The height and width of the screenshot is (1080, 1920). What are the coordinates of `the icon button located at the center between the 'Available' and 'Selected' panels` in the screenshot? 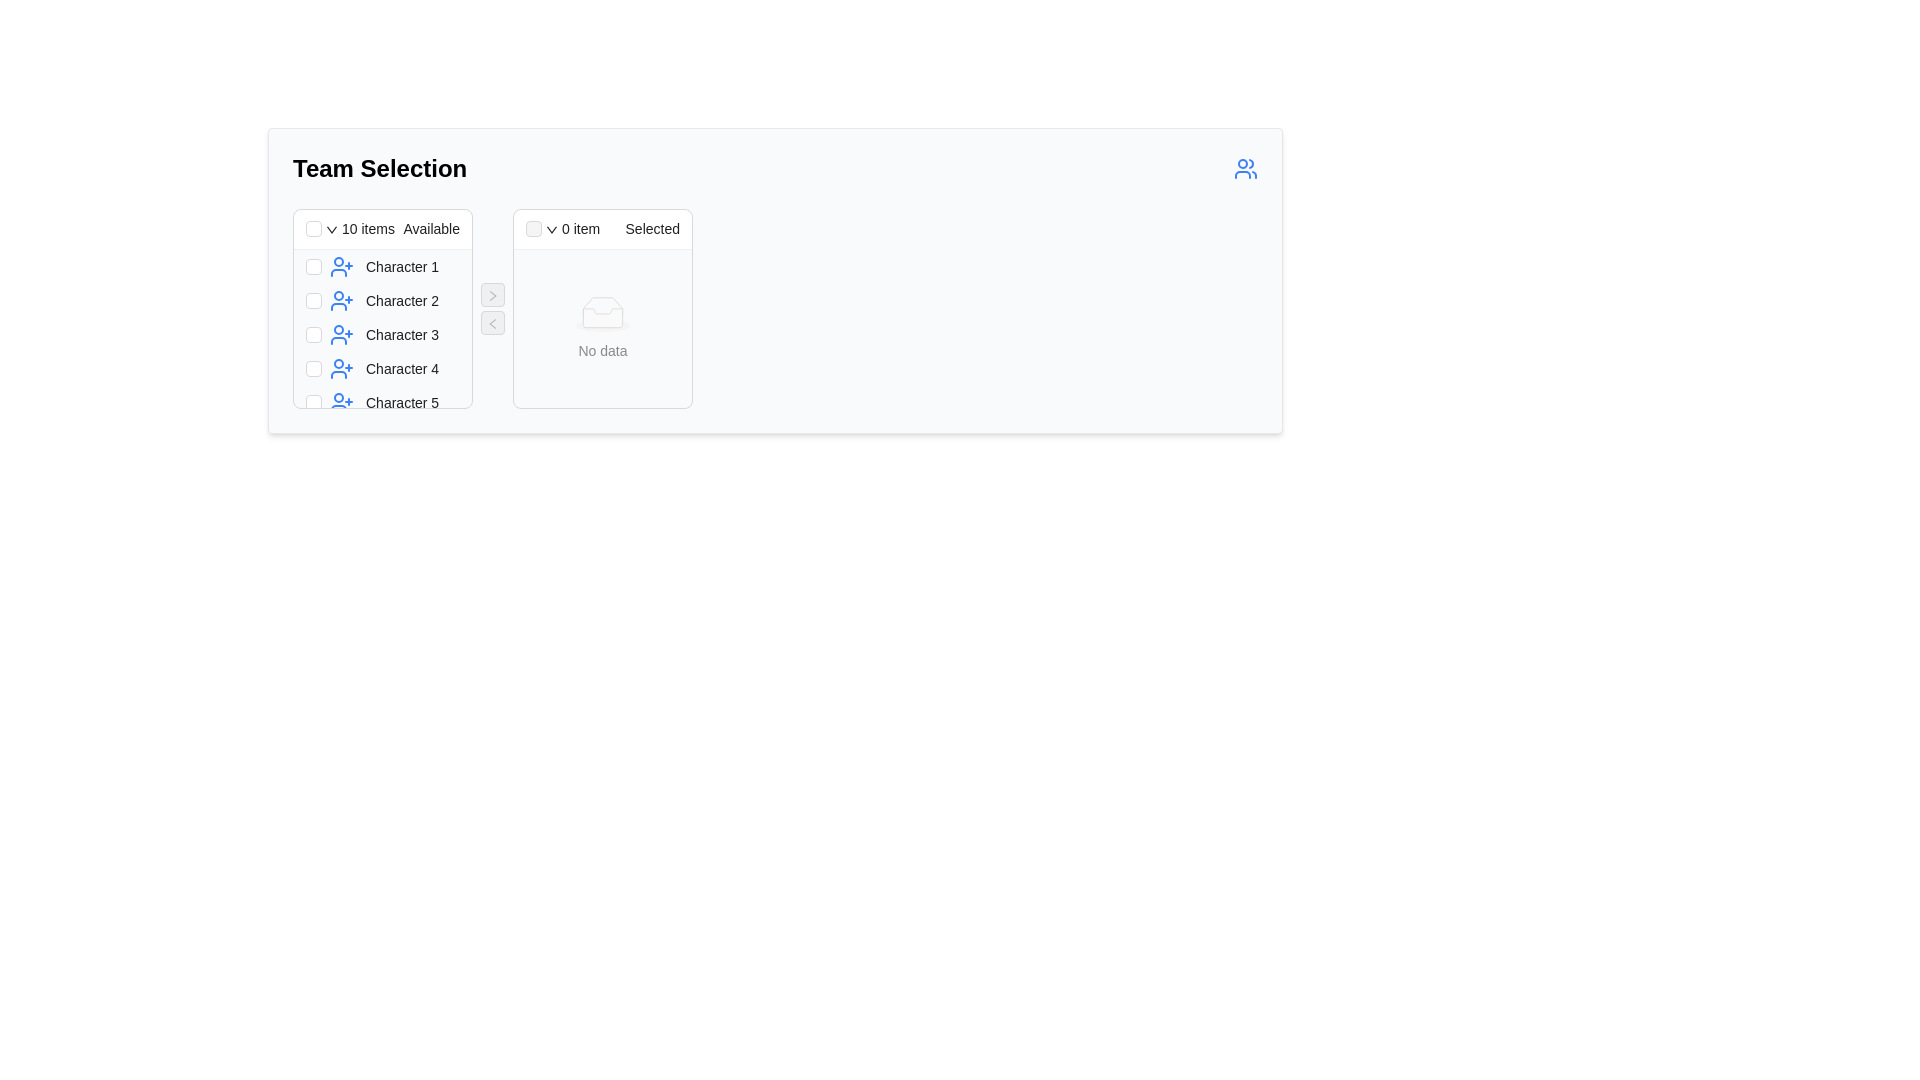 It's located at (493, 294).